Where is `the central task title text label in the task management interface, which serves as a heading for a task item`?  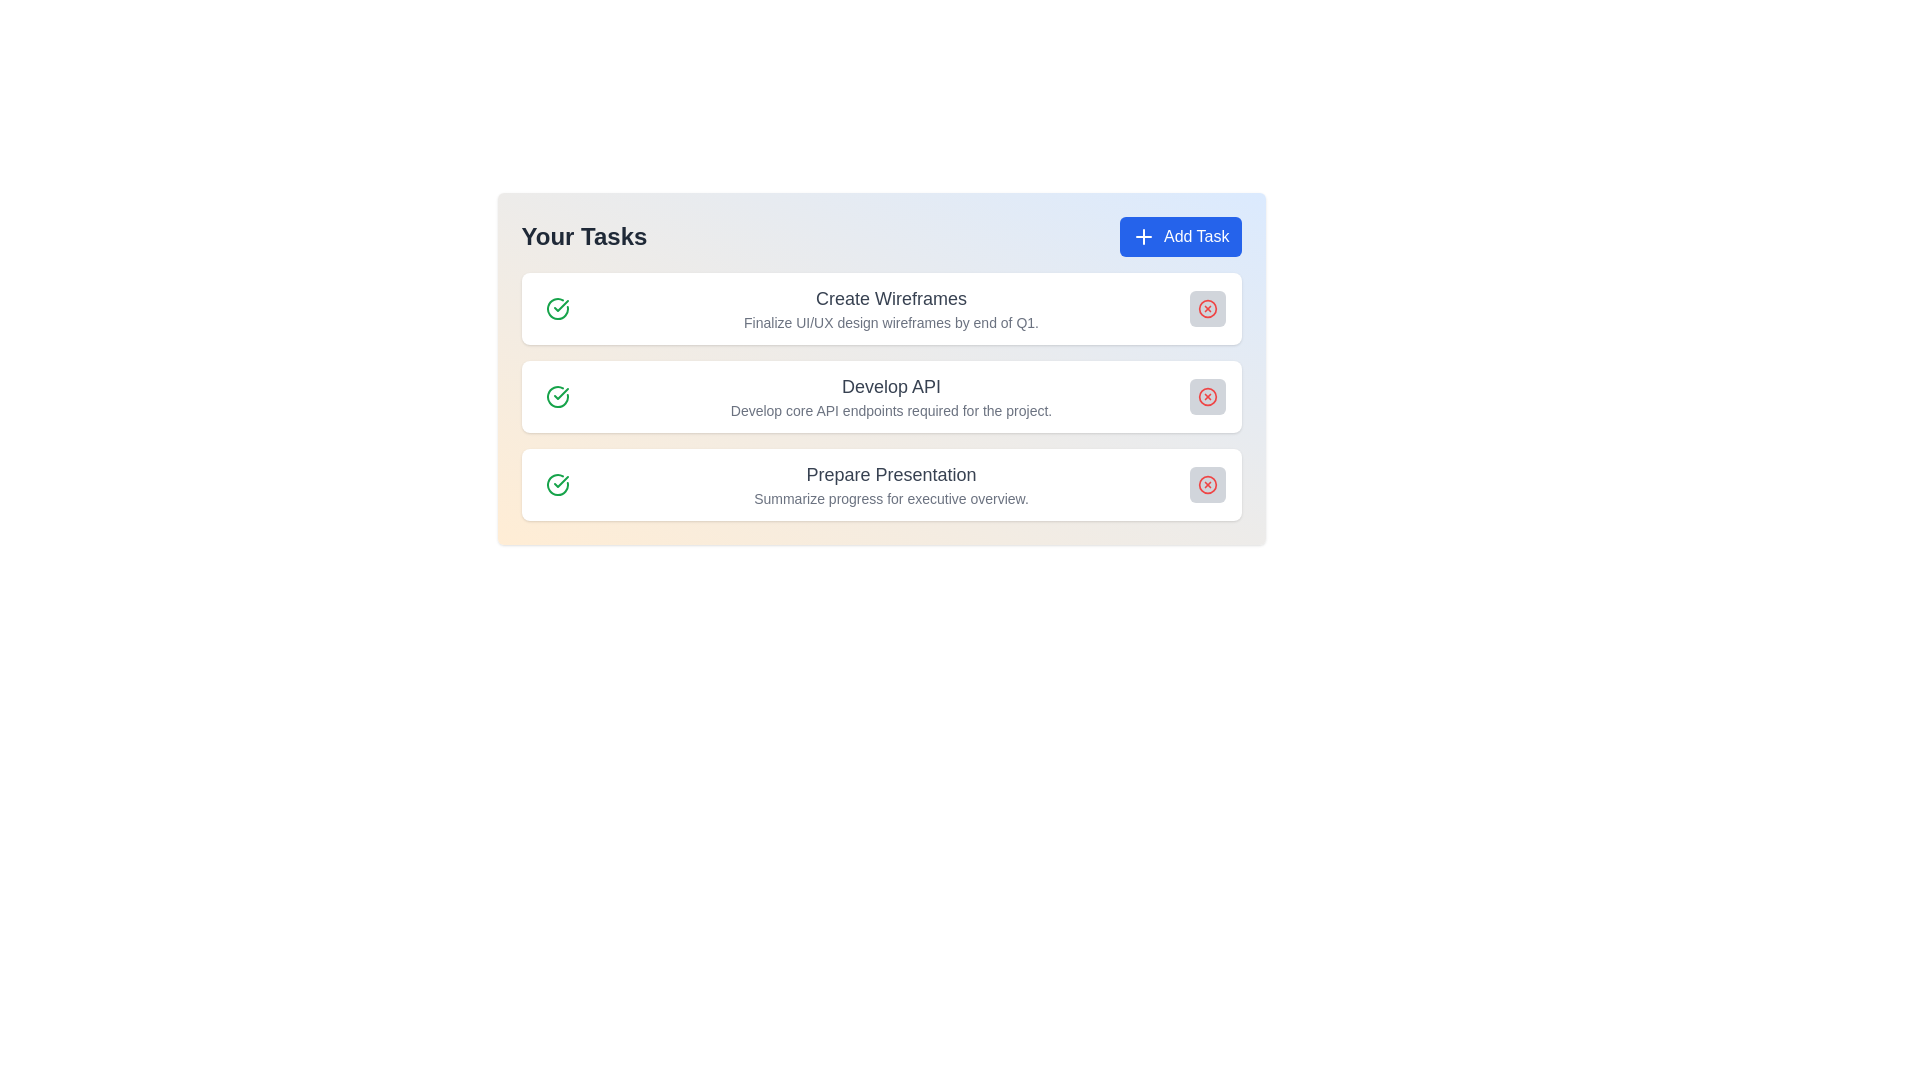
the central task title text label in the task management interface, which serves as a heading for a task item is located at coordinates (890, 386).